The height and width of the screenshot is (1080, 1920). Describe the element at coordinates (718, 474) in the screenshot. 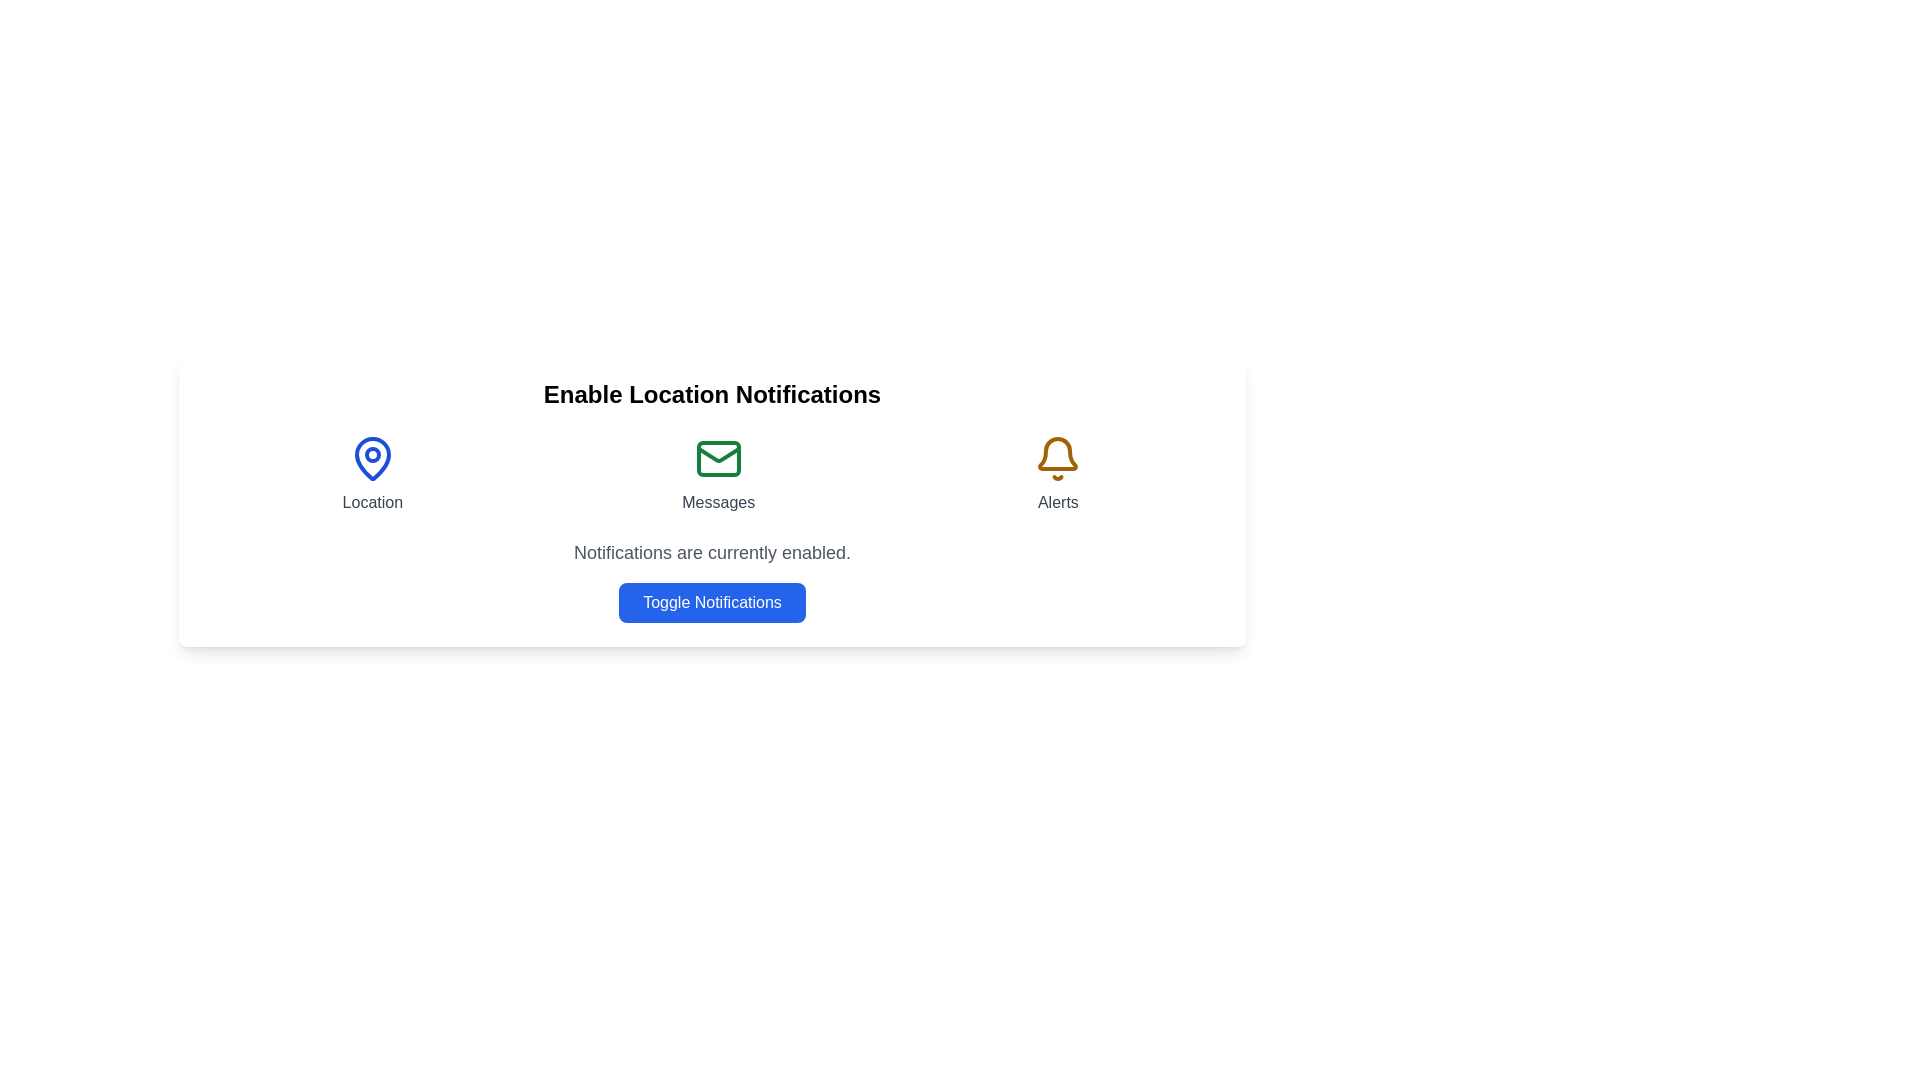

I see `the 'Messages' Navigation Button, which features a green envelope icon and gray text below it` at that location.